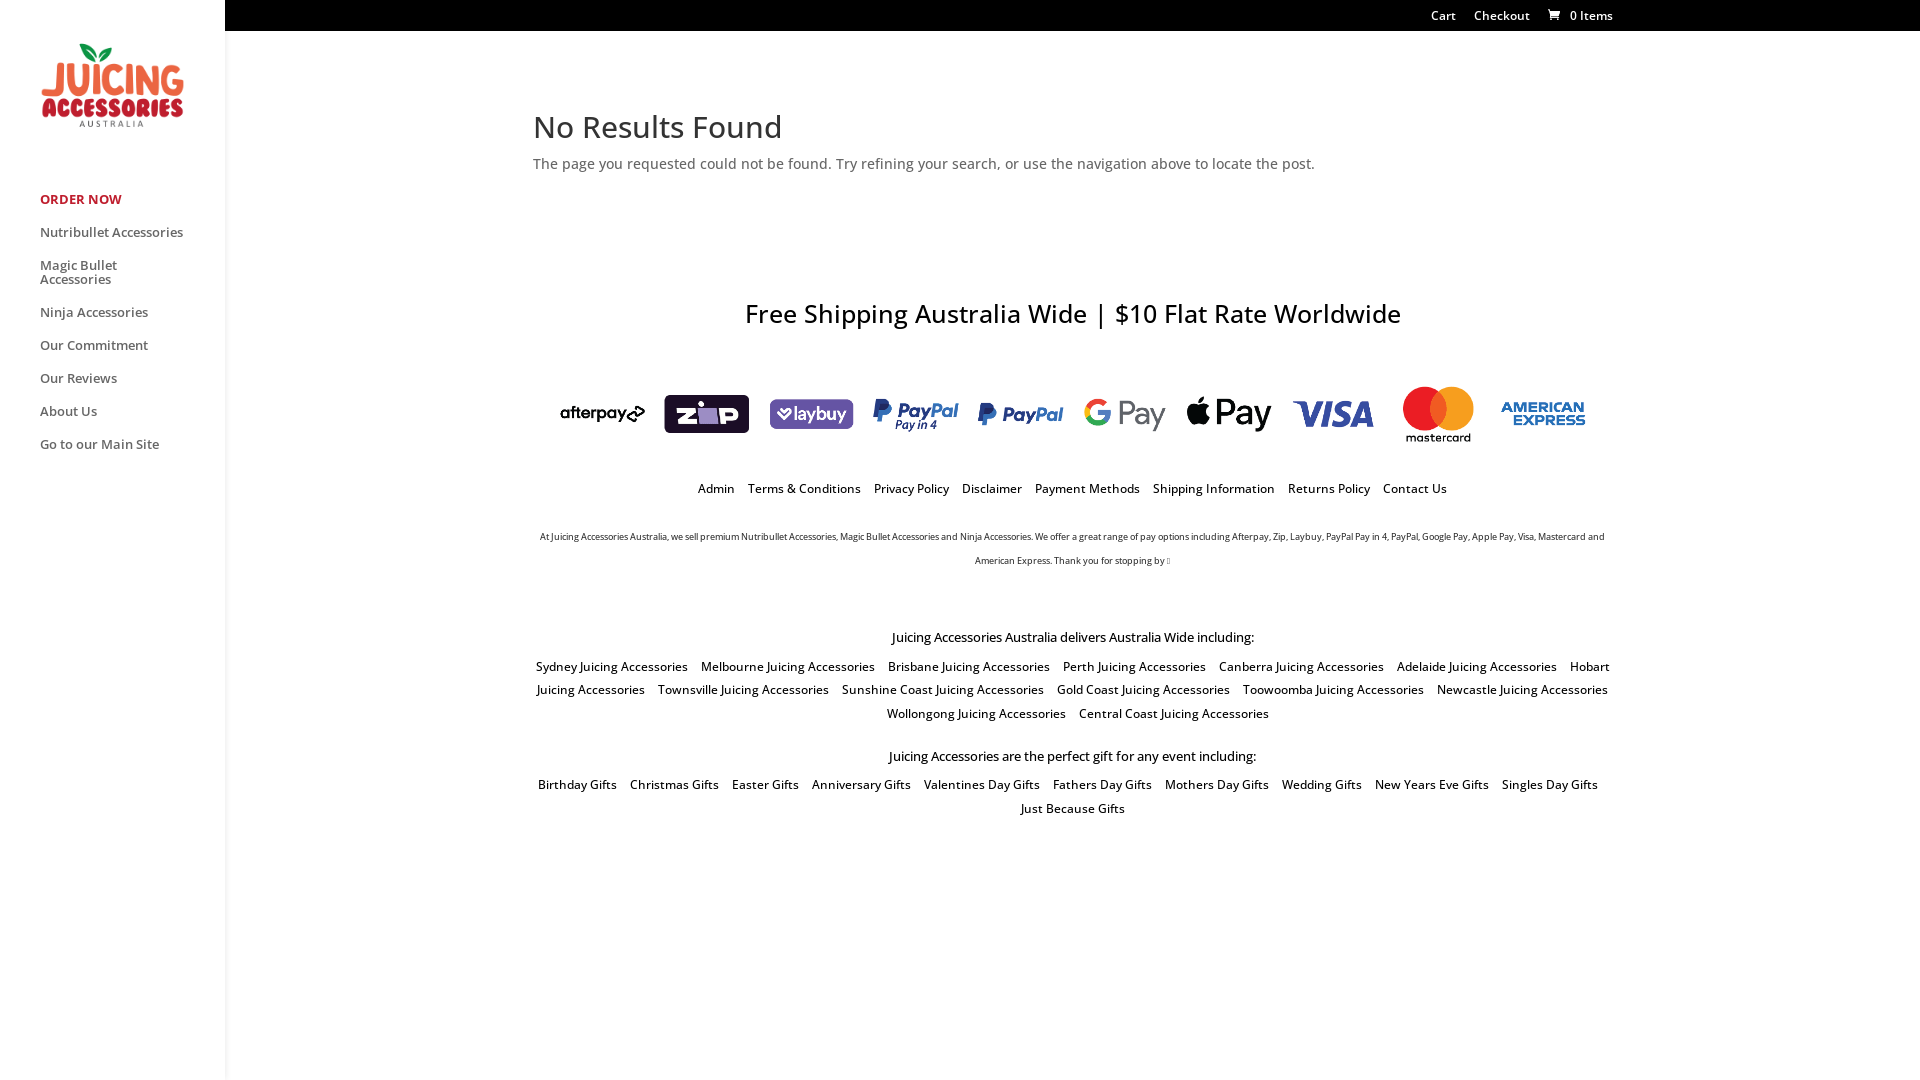 The image size is (1920, 1080). Describe the element at coordinates (764, 783) in the screenshot. I see `'Easter Gifts'` at that location.